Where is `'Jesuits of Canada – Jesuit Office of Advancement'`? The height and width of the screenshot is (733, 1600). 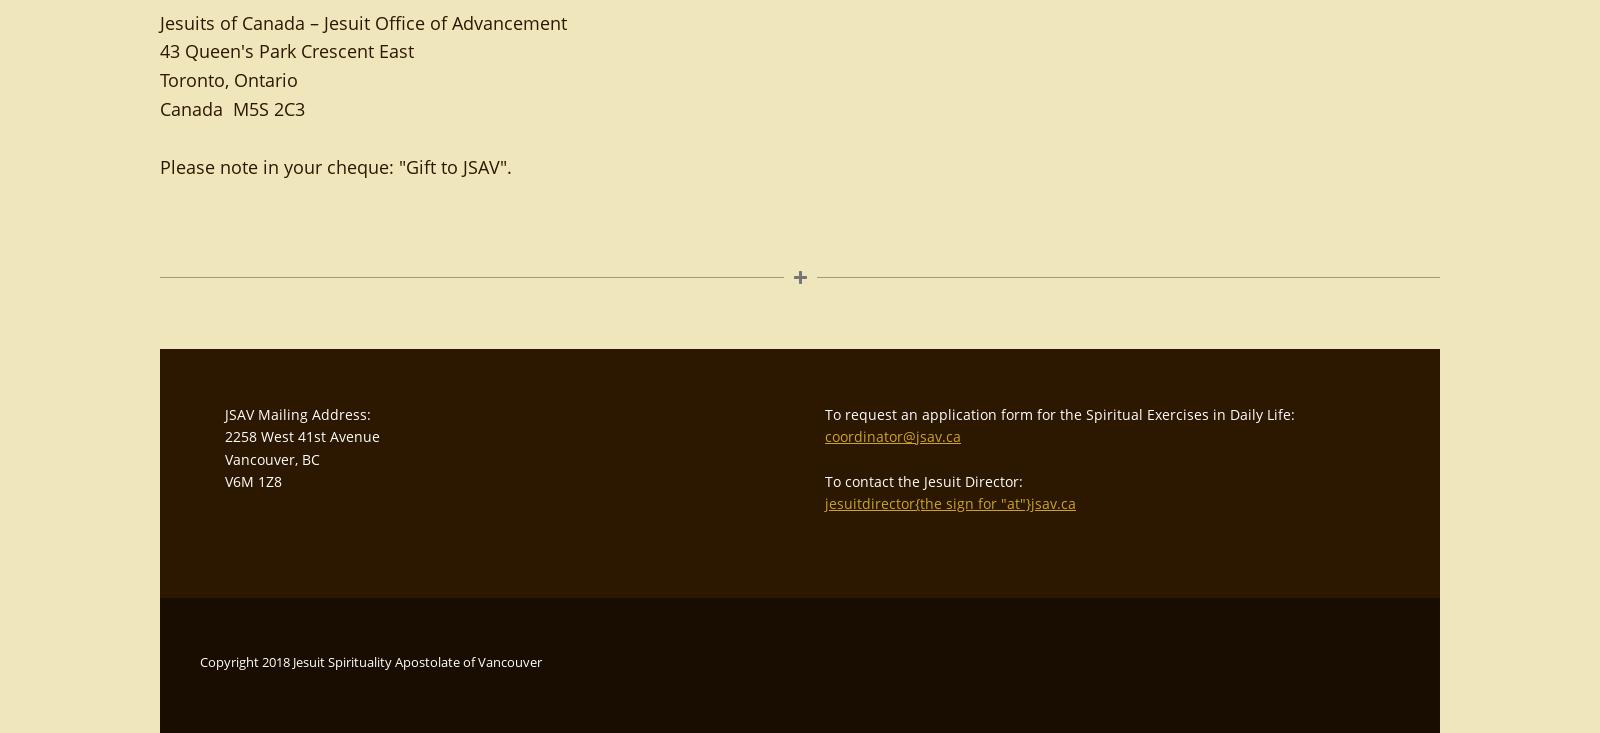 'Jesuits of Canada – Jesuit Office of Advancement' is located at coordinates (363, 20).